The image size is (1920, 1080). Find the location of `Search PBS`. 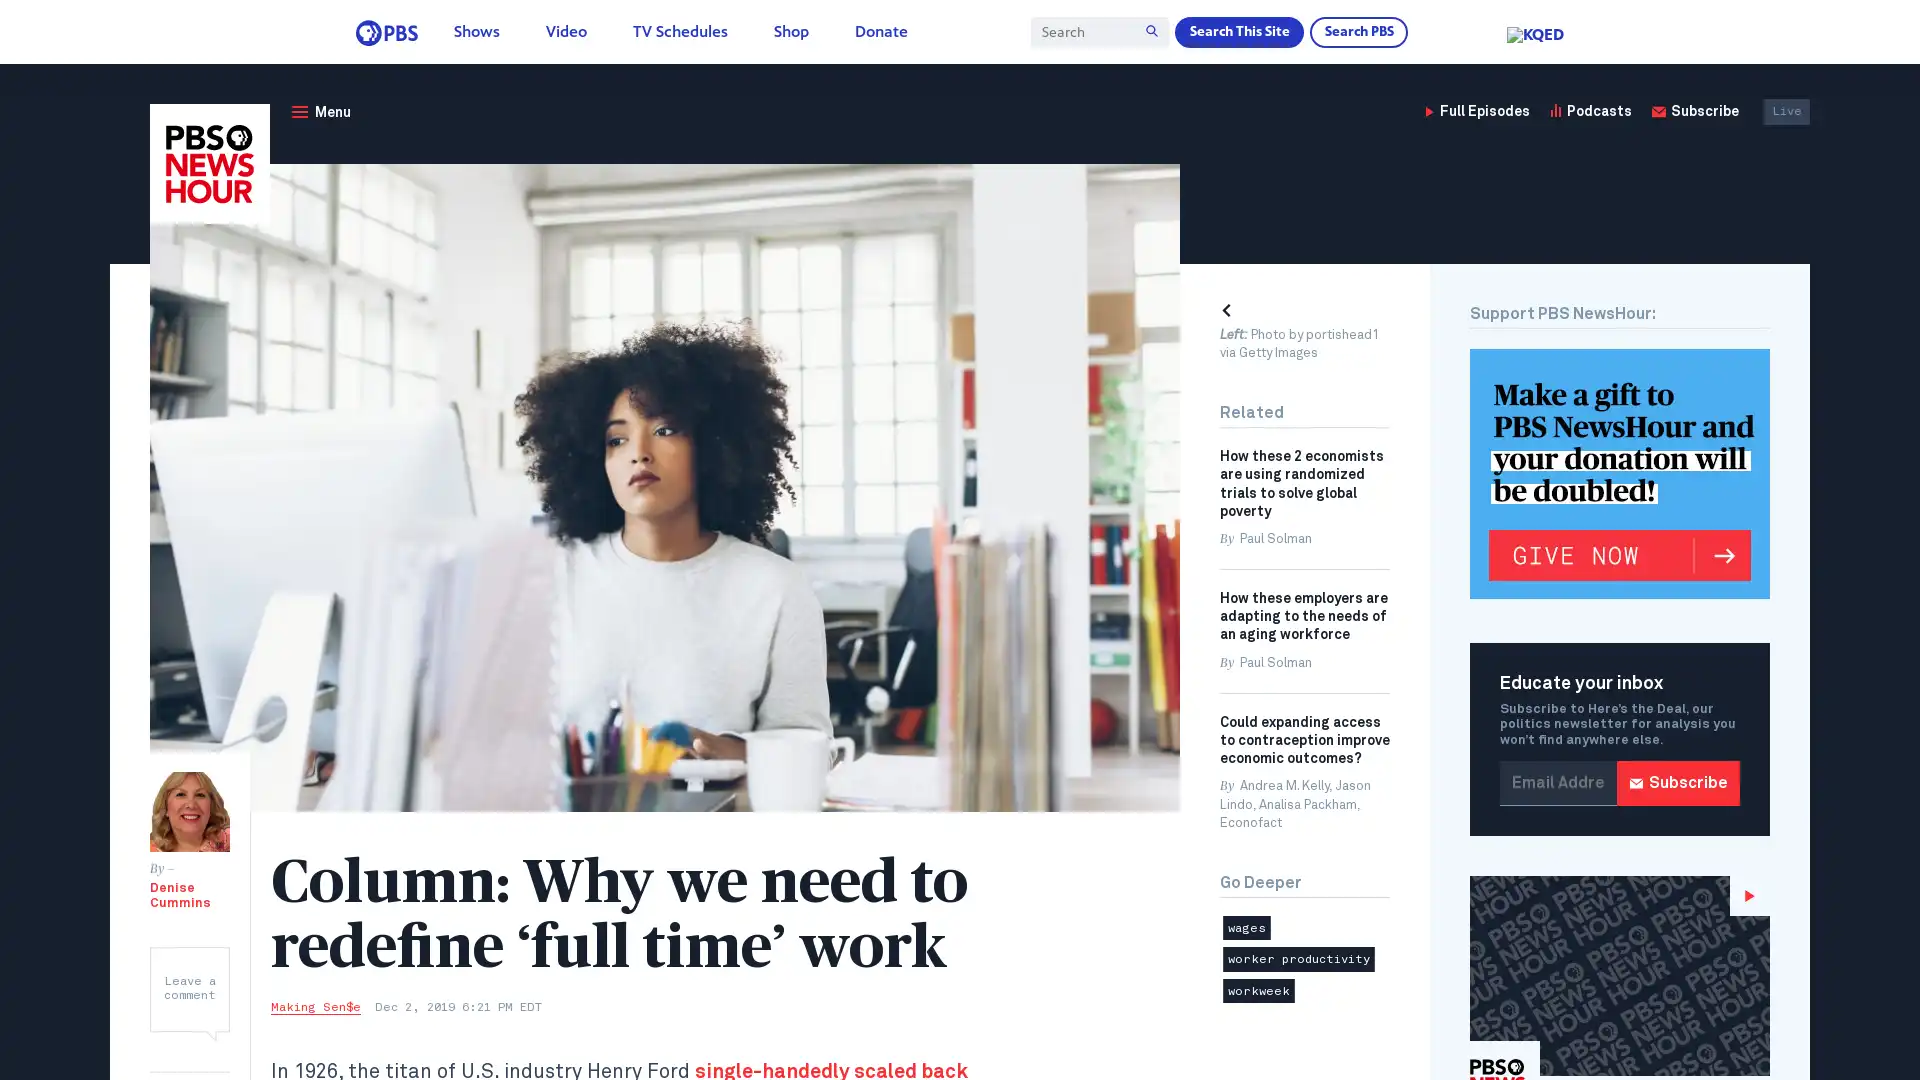

Search PBS is located at coordinates (1358, 31).